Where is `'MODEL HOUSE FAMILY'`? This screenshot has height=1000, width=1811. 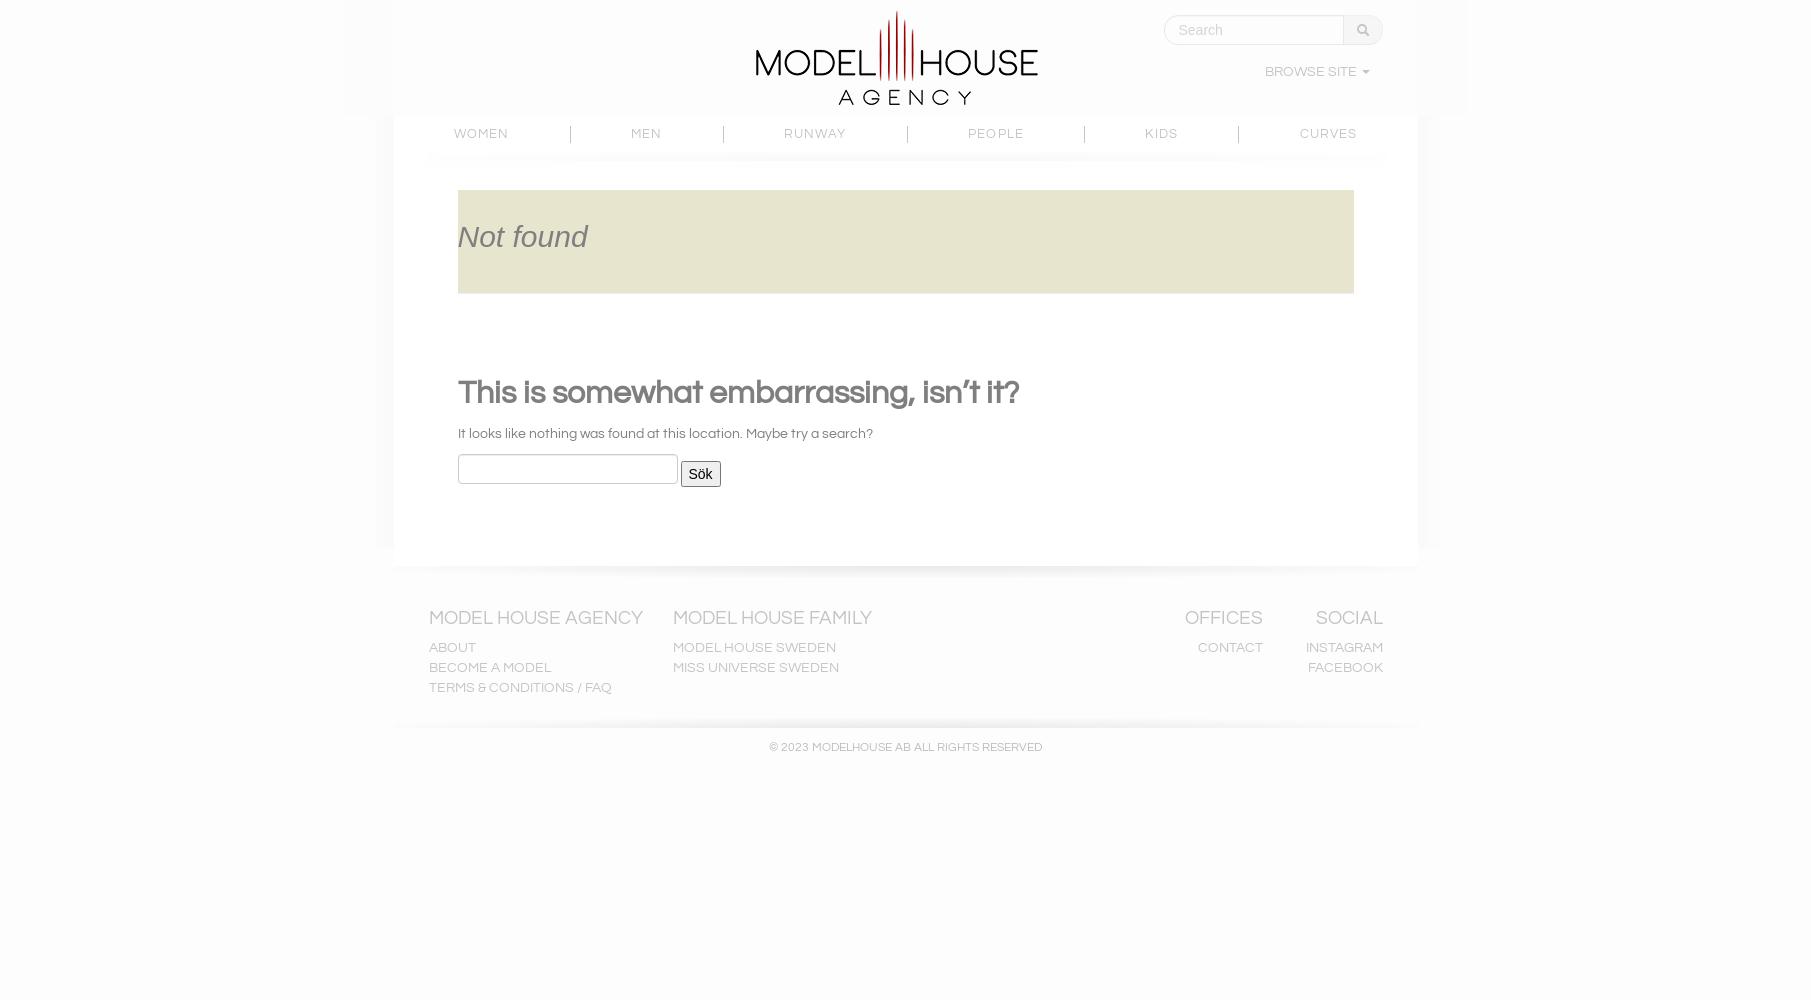 'MODEL HOUSE FAMILY' is located at coordinates (771, 617).